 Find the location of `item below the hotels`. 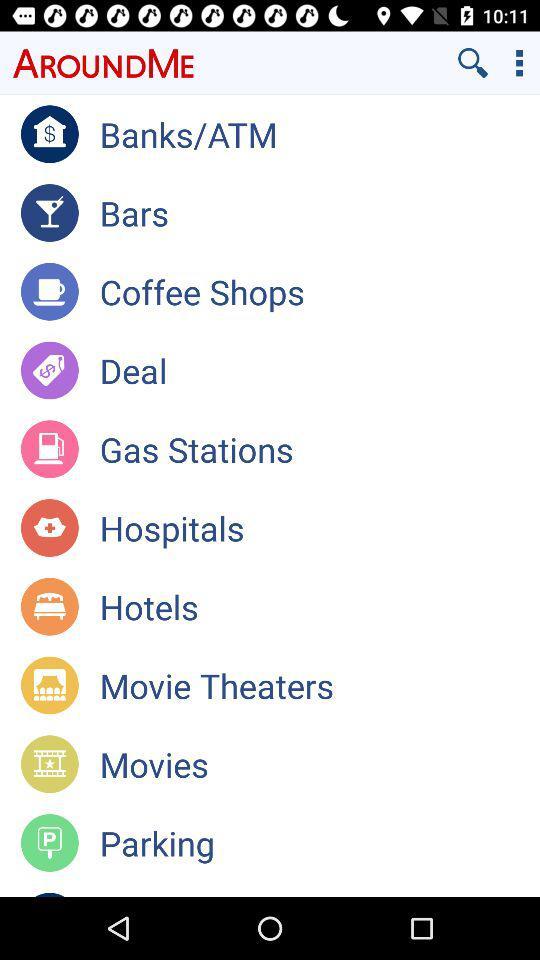

item below the hotels is located at coordinates (319, 685).